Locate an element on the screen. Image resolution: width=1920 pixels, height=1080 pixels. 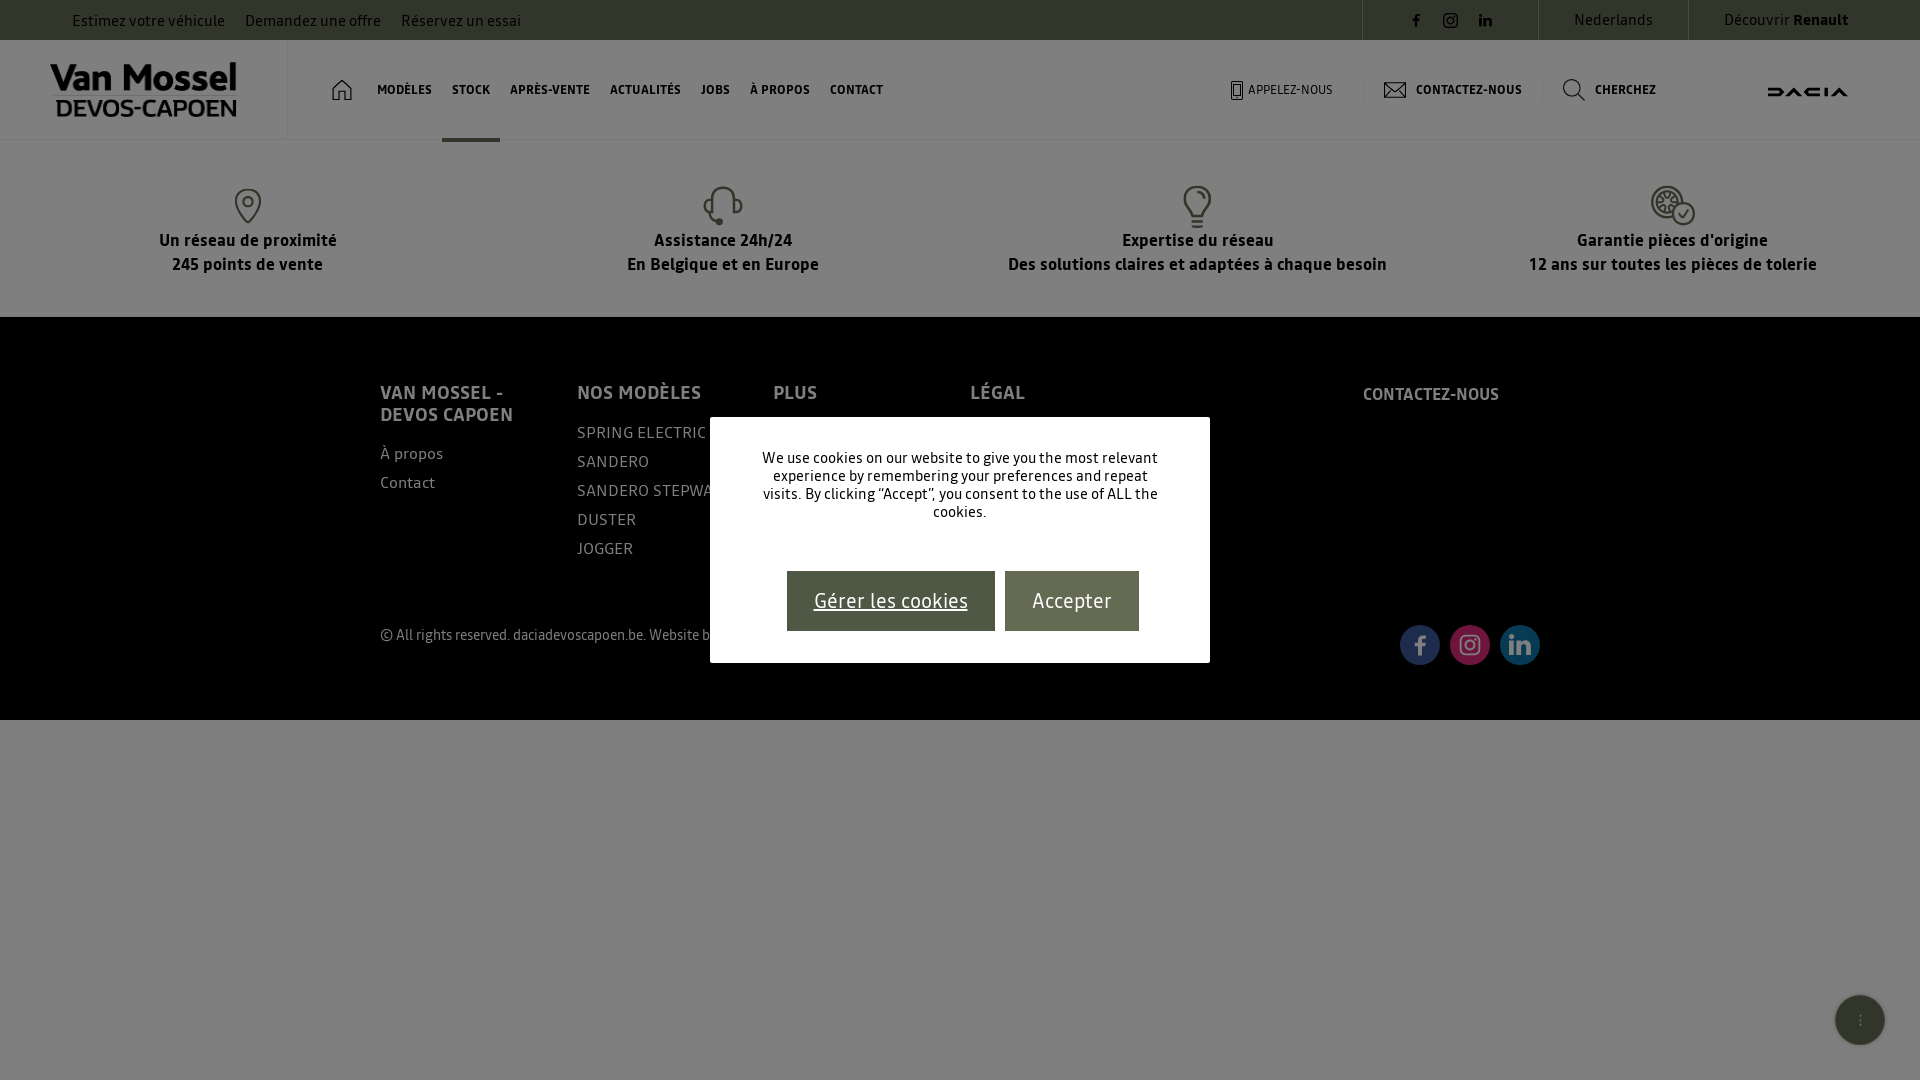
'Demandez une offre' is located at coordinates (243, 20).